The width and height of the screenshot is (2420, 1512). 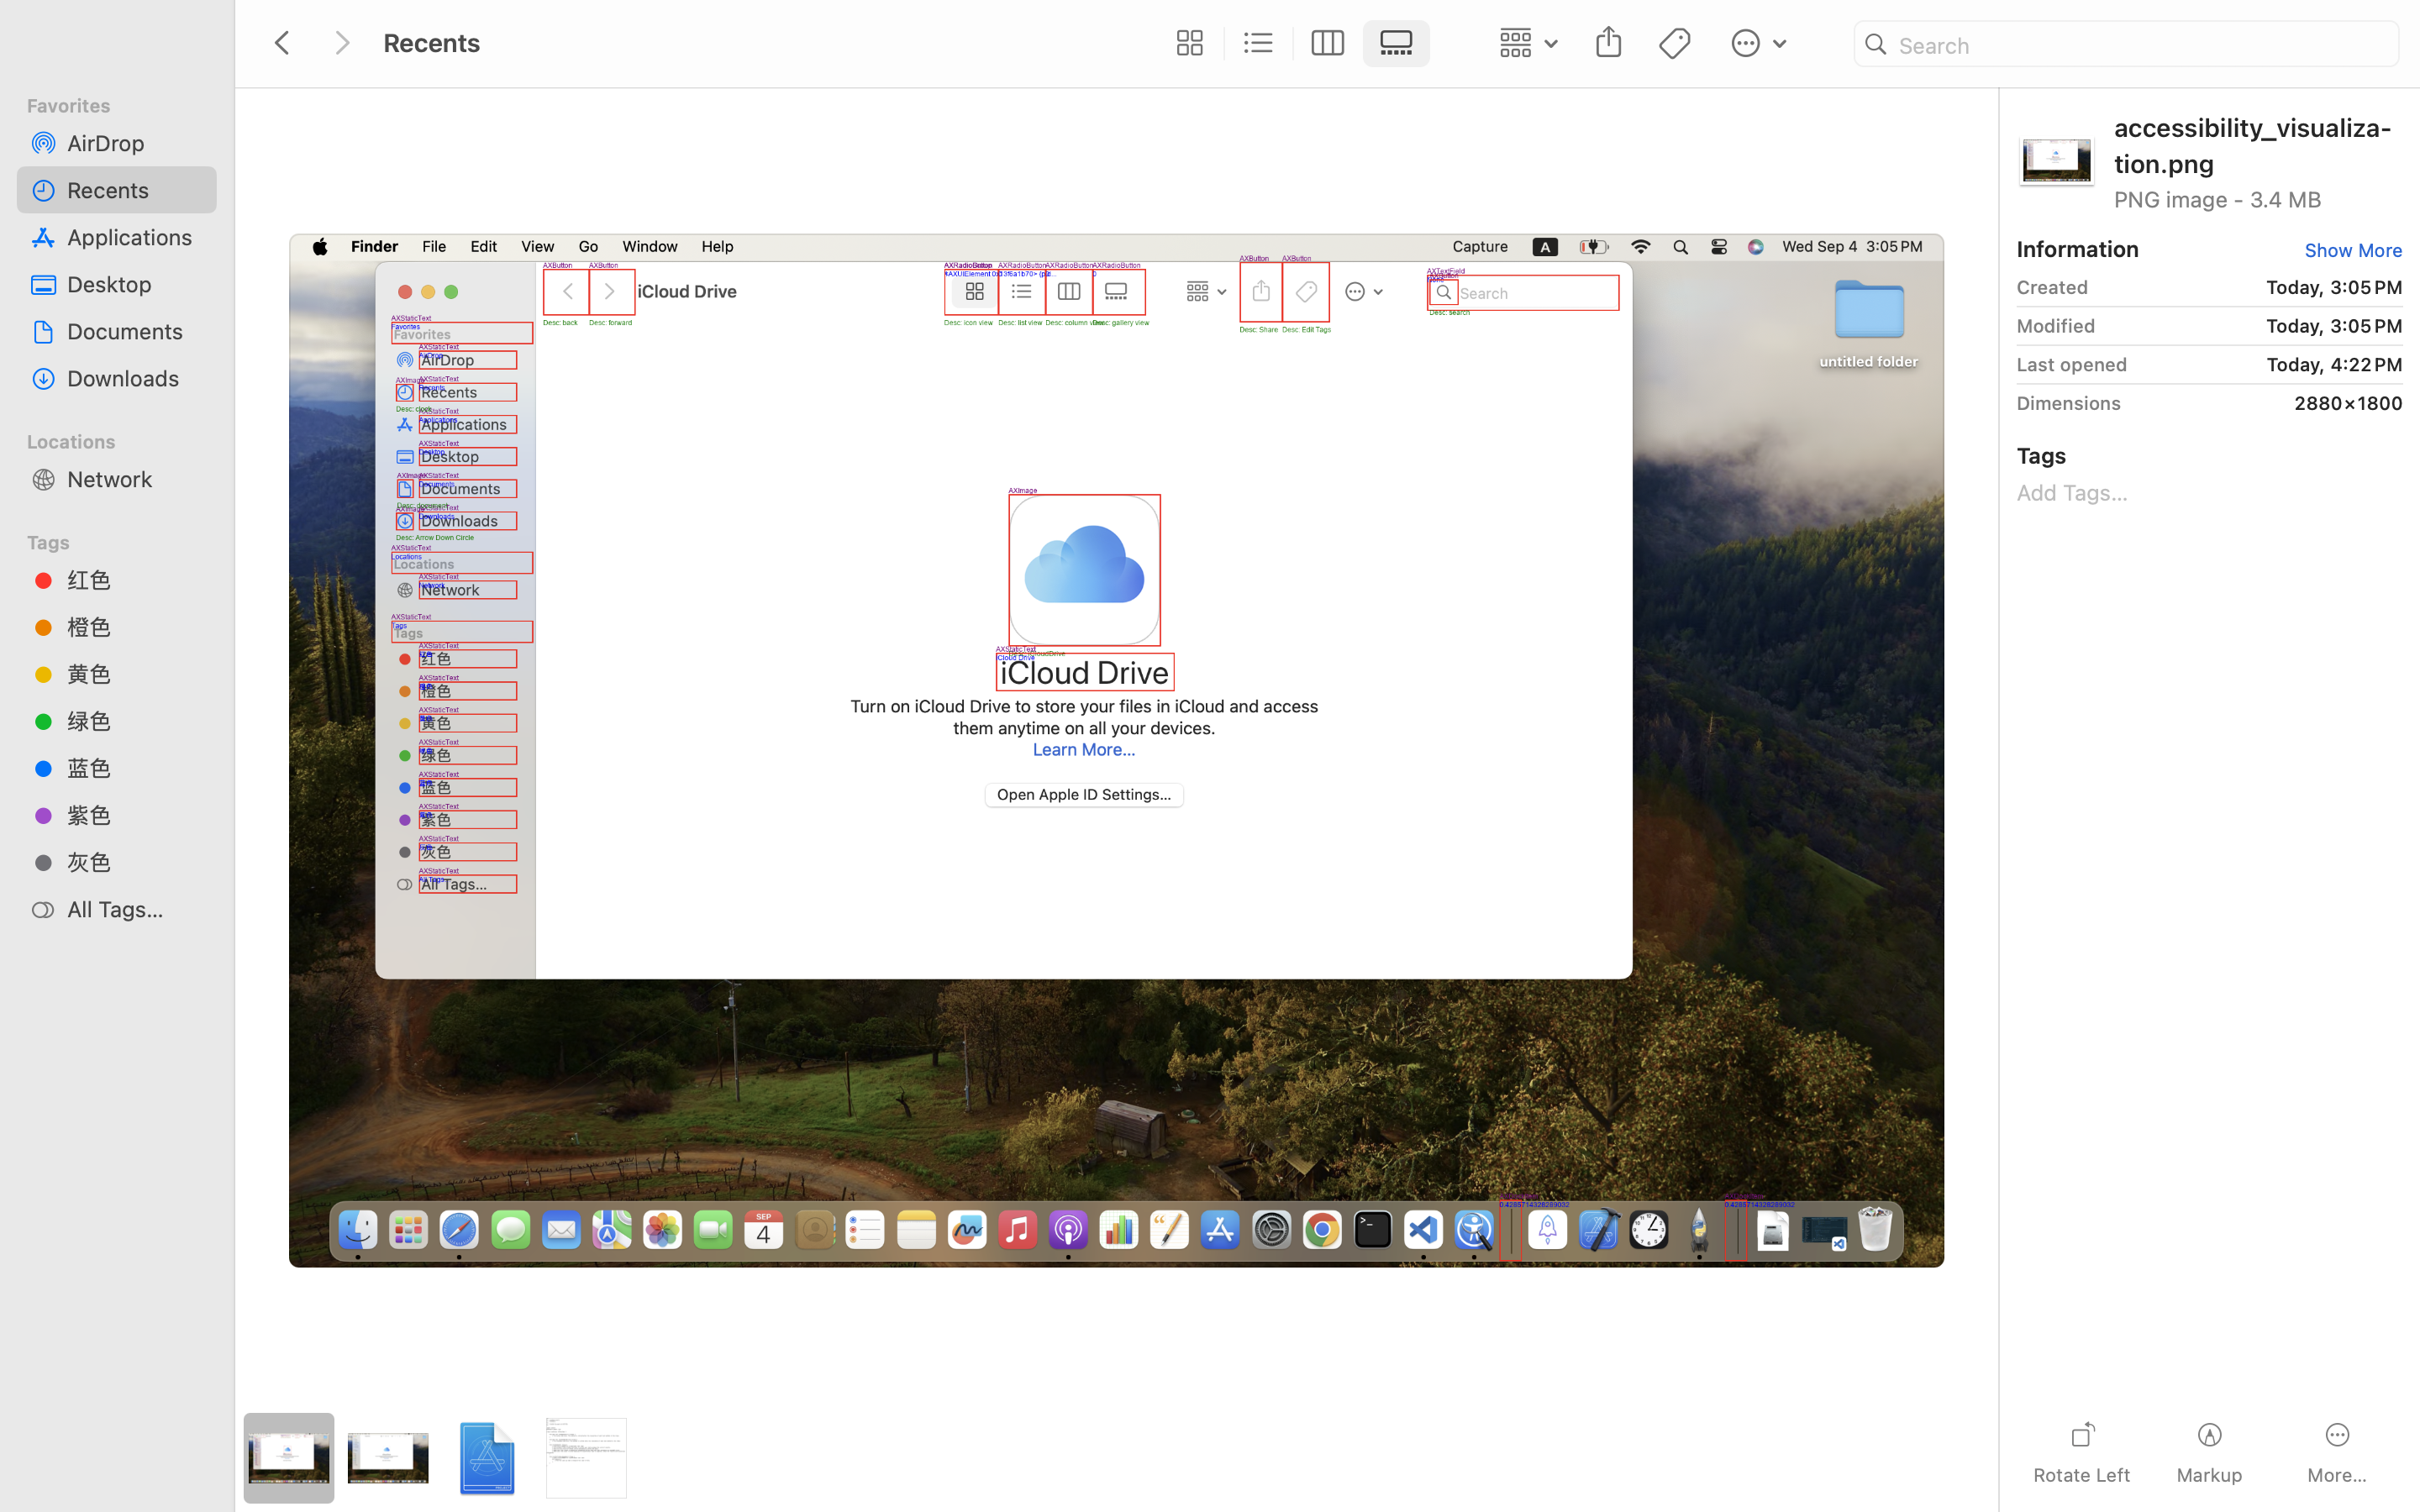 What do you see at coordinates (125, 438) in the screenshot?
I see `'Locations'` at bounding box center [125, 438].